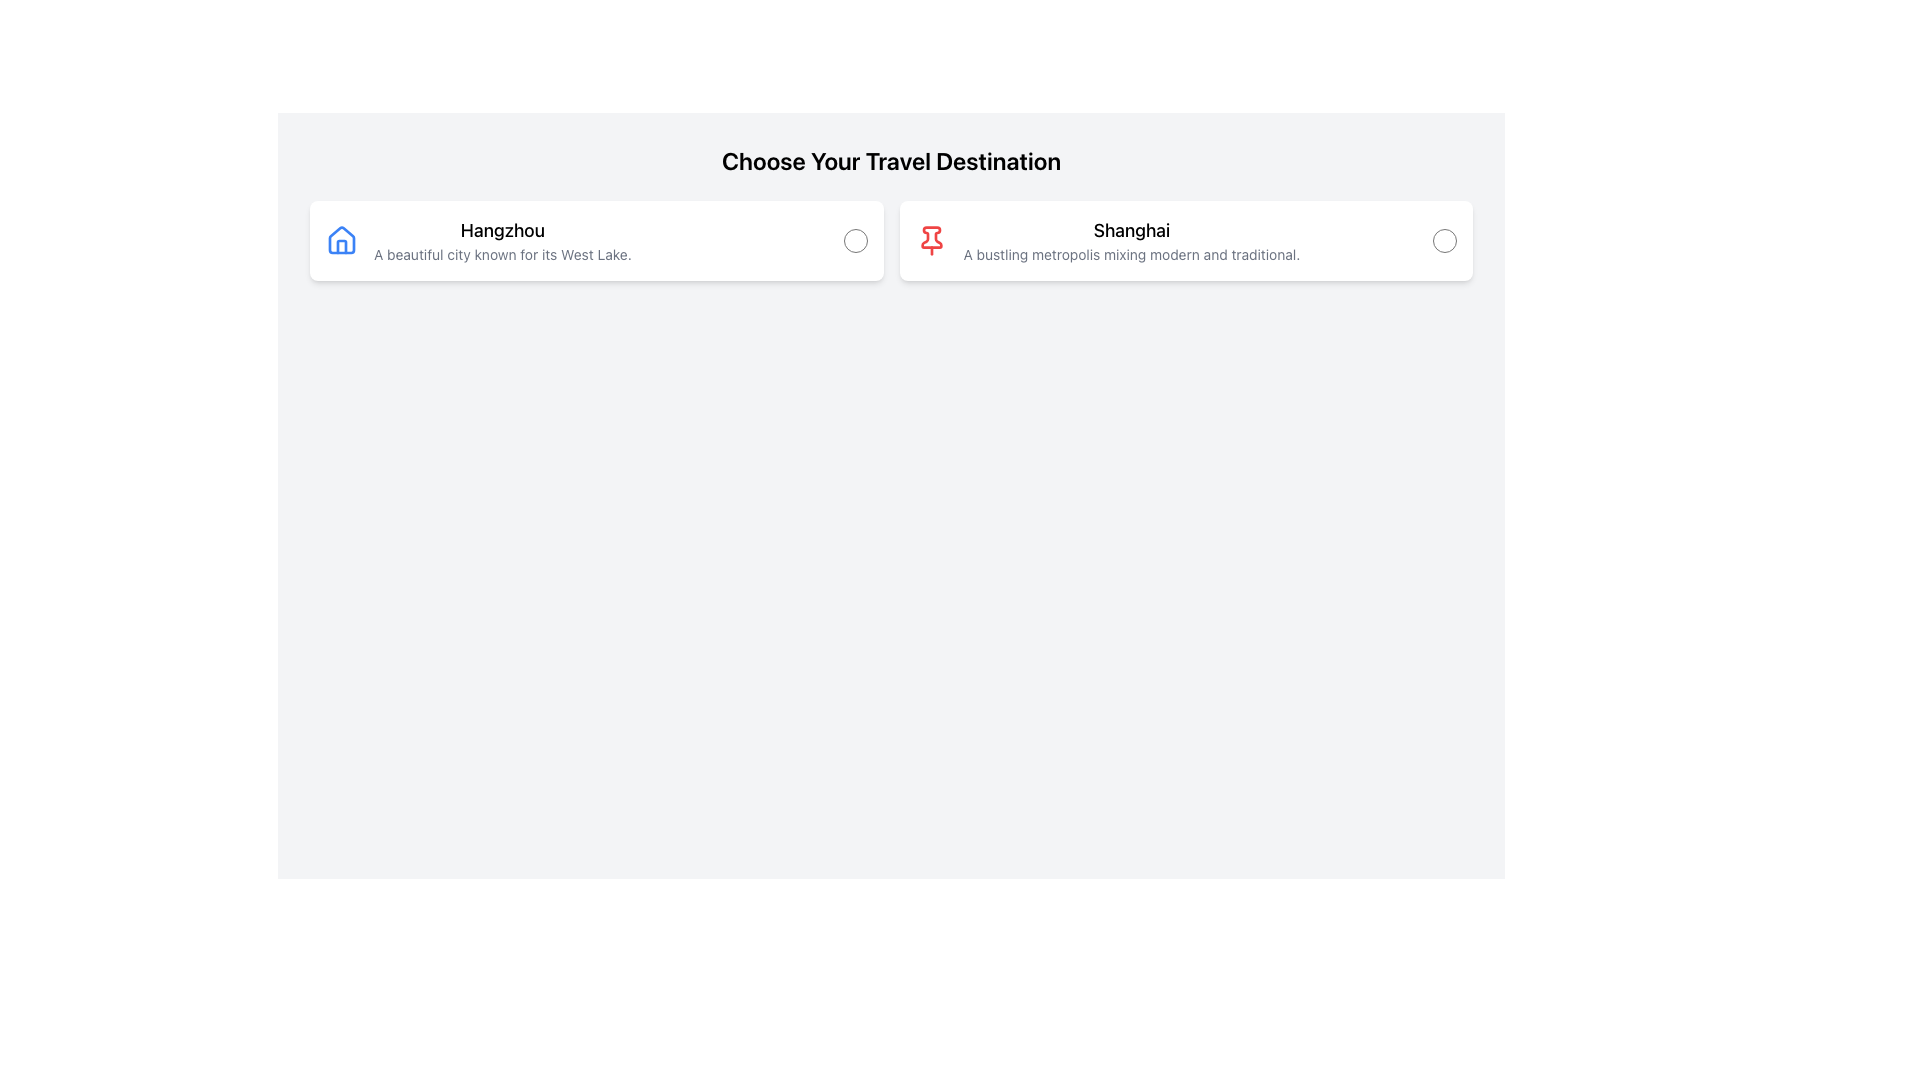 This screenshot has height=1080, width=1920. Describe the element at coordinates (1131, 253) in the screenshot. I see `plain text snippet displaying 'A bustling metropolis mixing modern and traditional.' located below the bold title 'Shanghai' in the right-hand selection box` at that location.